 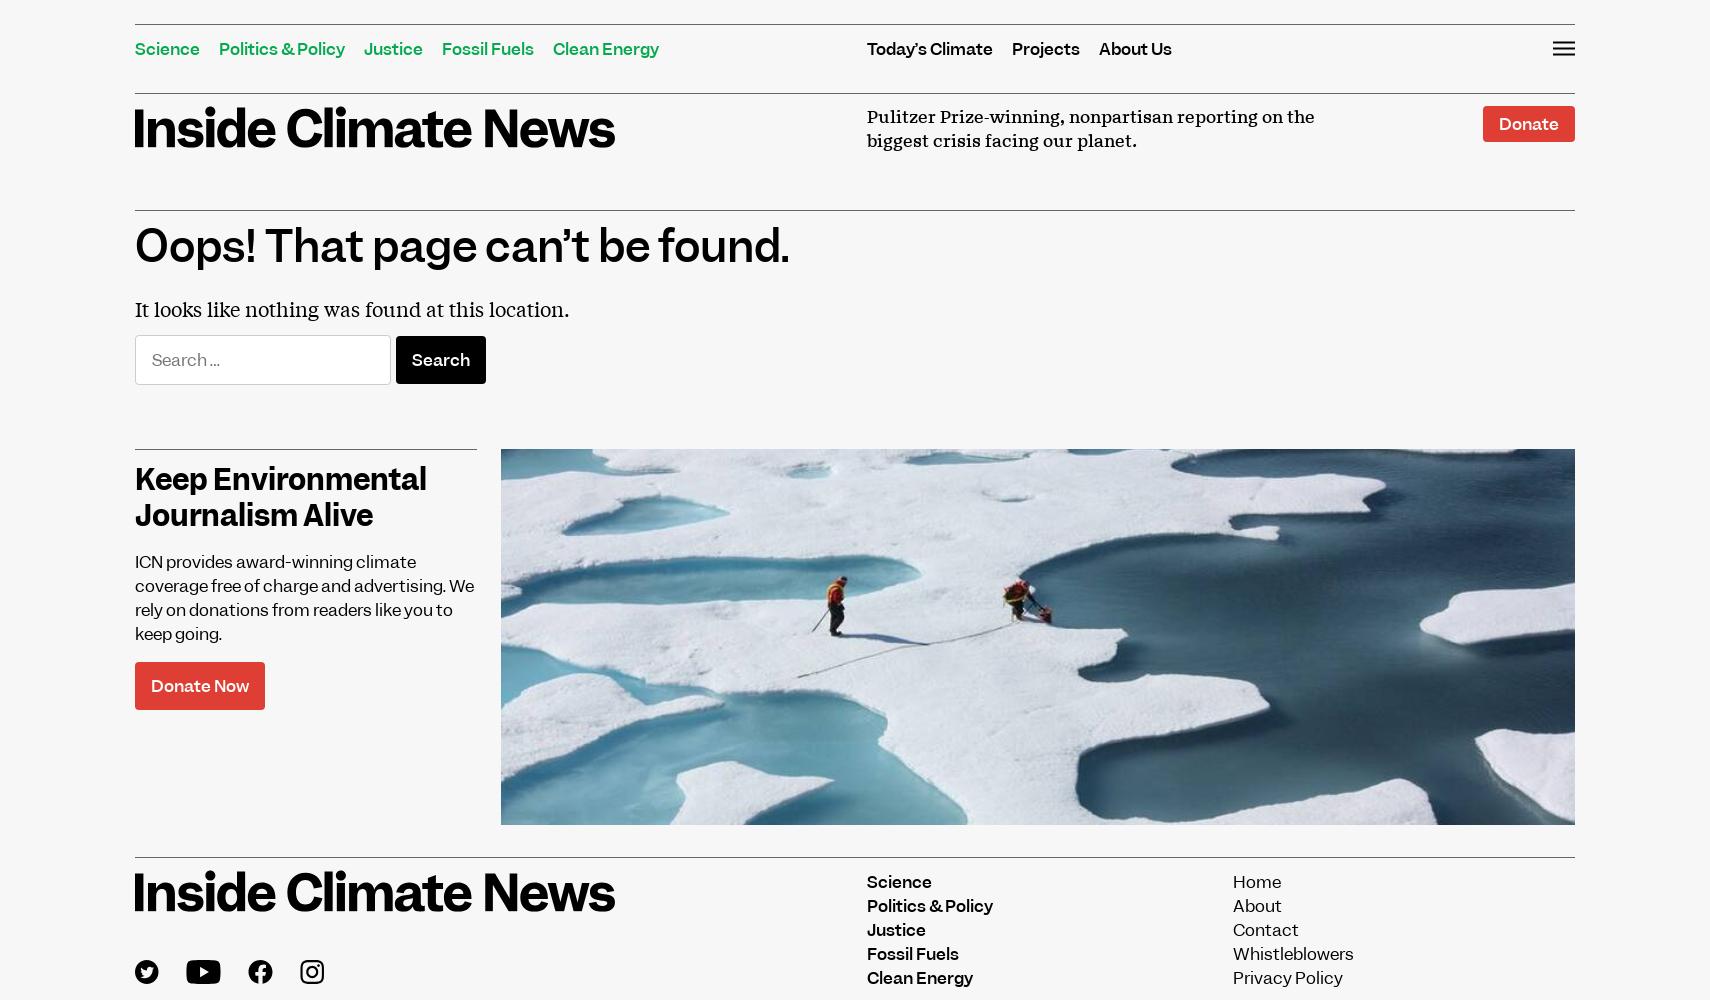 What do you see at coordinates (1010, 49) in the screenshot?
I see `'Projects'` at bounding box center [1010, 49].